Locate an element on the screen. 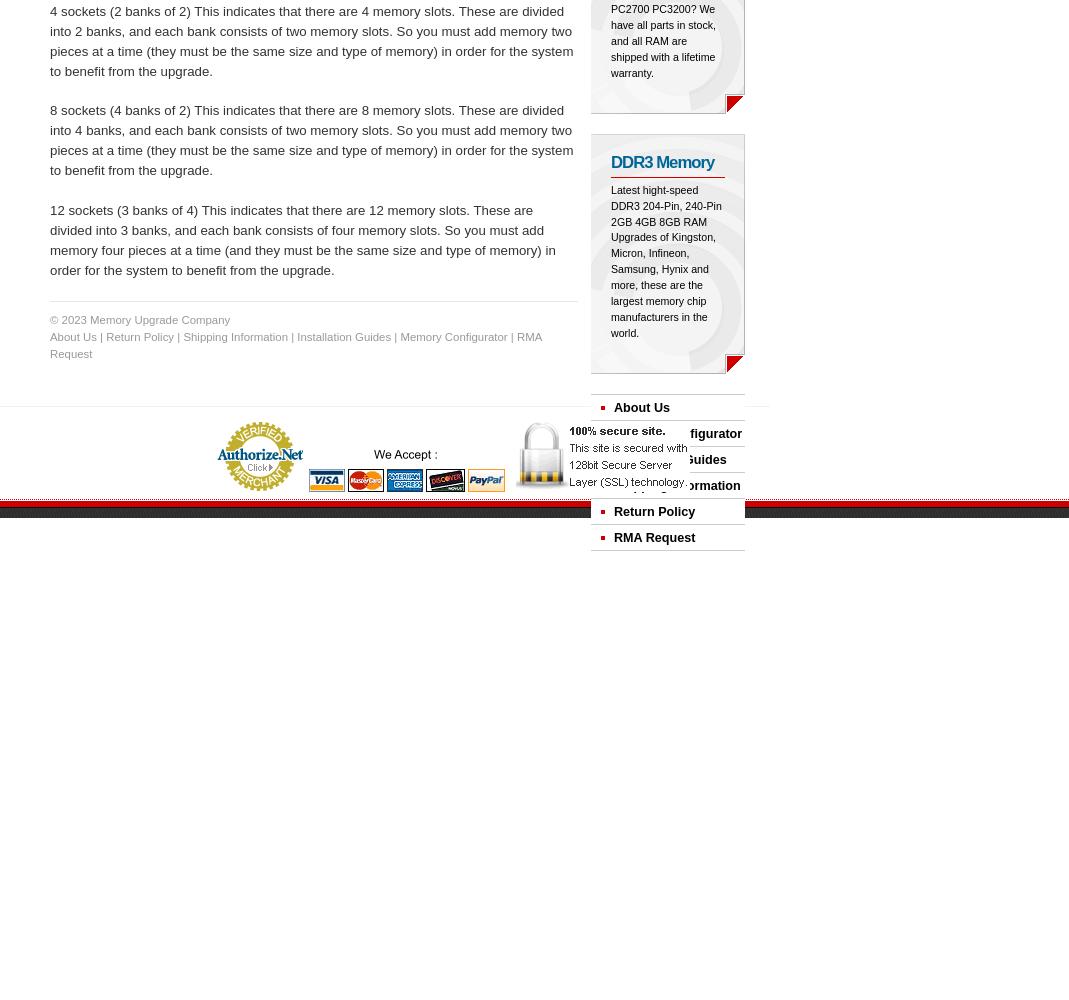 This screenshot has width=1069, height=1000. 'Latest hight-speed DDR3 204-Pin, 240-Pin 2GB 4GB 8GB RAM Upgrades of Kingston, Micron, Infineon, Samsung, Hynix and more, these are the largest memory chip manufacturers in the world.' is located at coordinates (664, 261).